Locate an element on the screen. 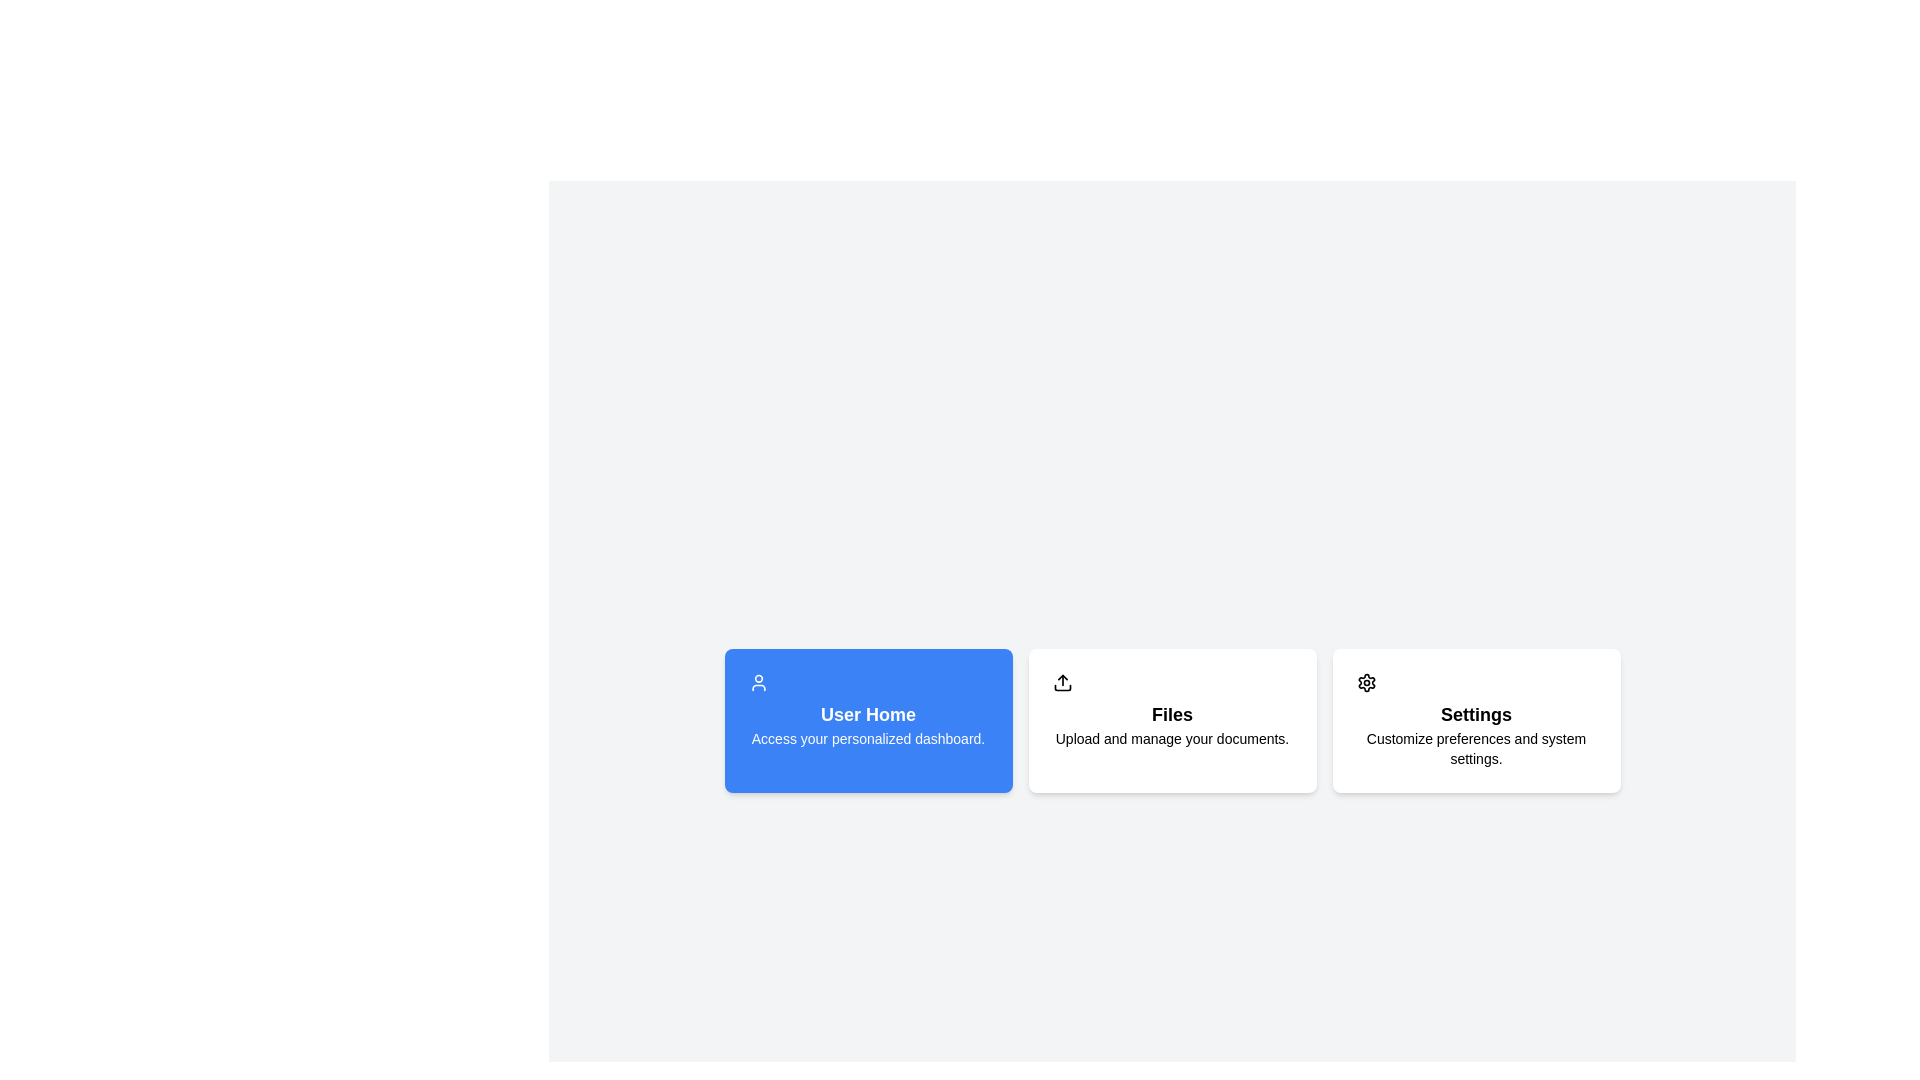 The image size is (1920, 1080). the static text element that reads 'User Home', which is styled in bold white font against a blue background, indicating its prominence as a title or headline is located at coordinates (868, 713).